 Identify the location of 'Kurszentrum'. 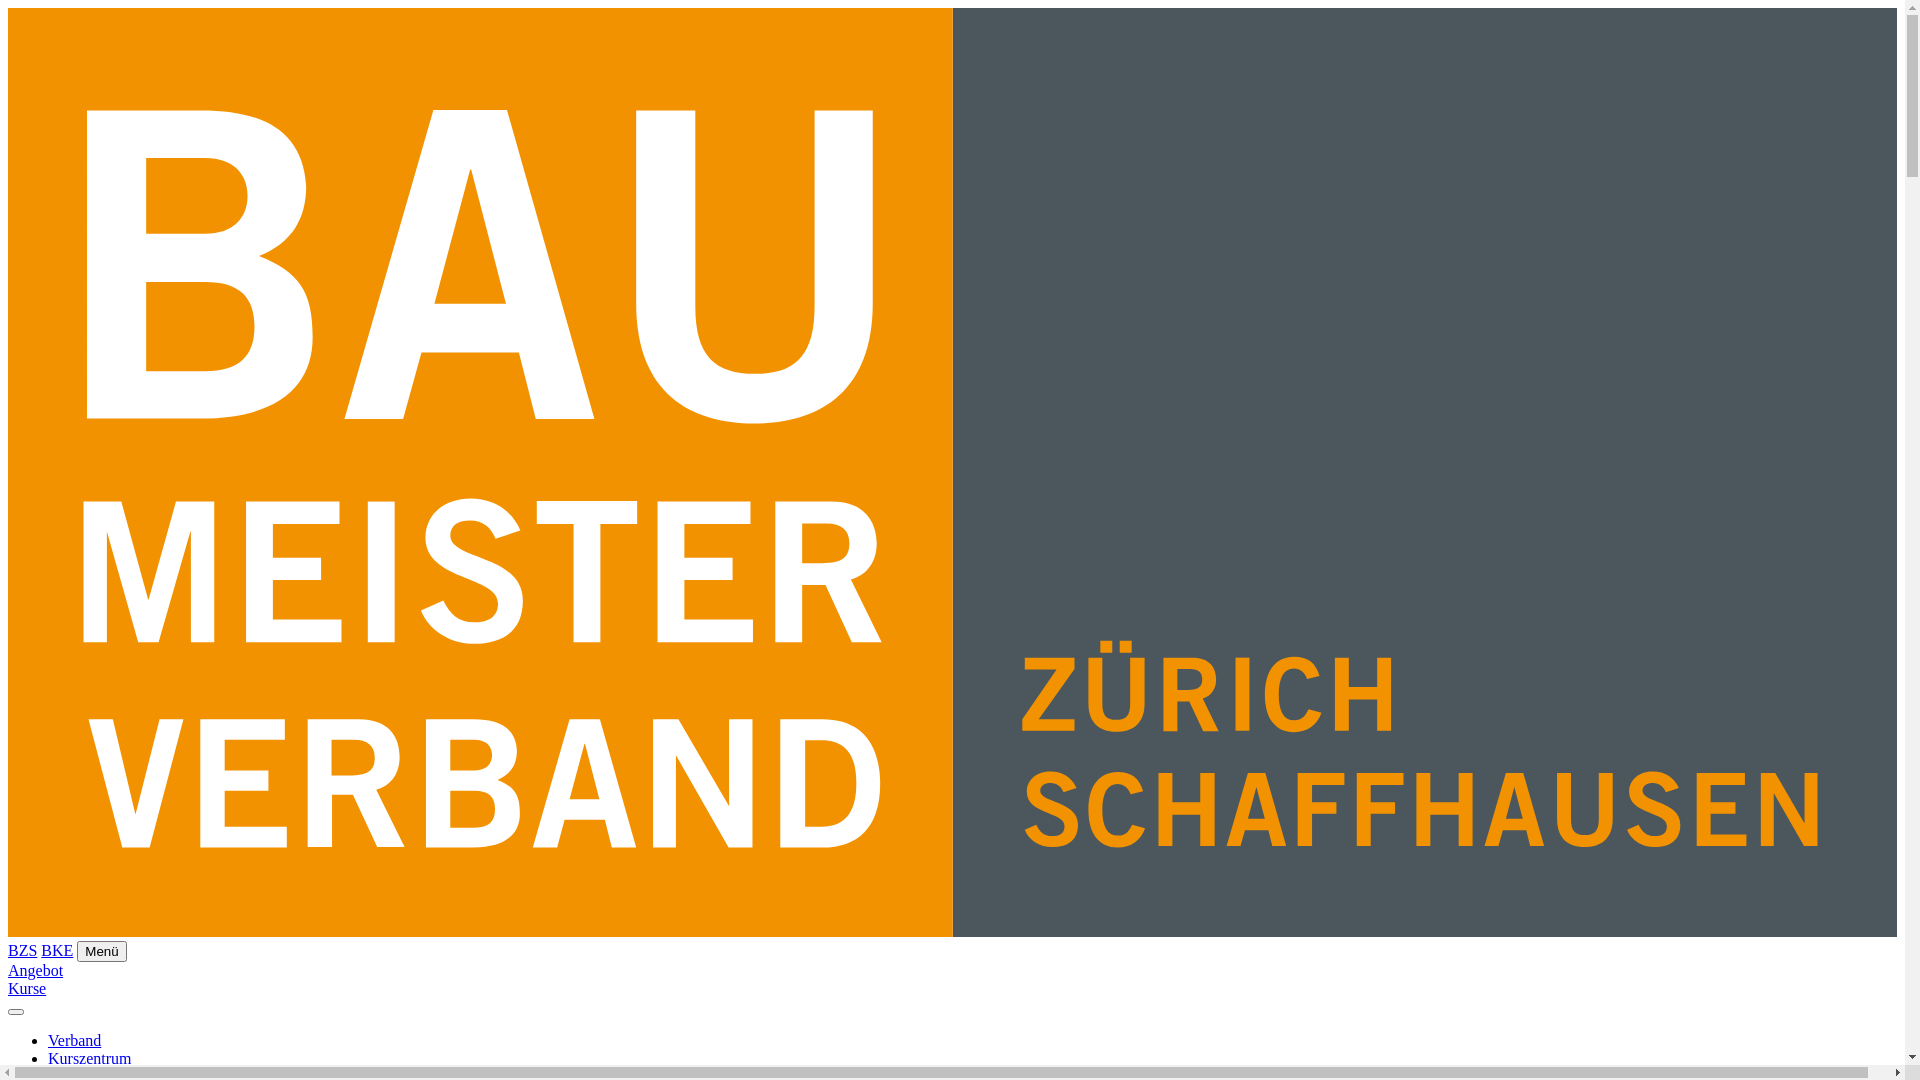
(89, 1057).